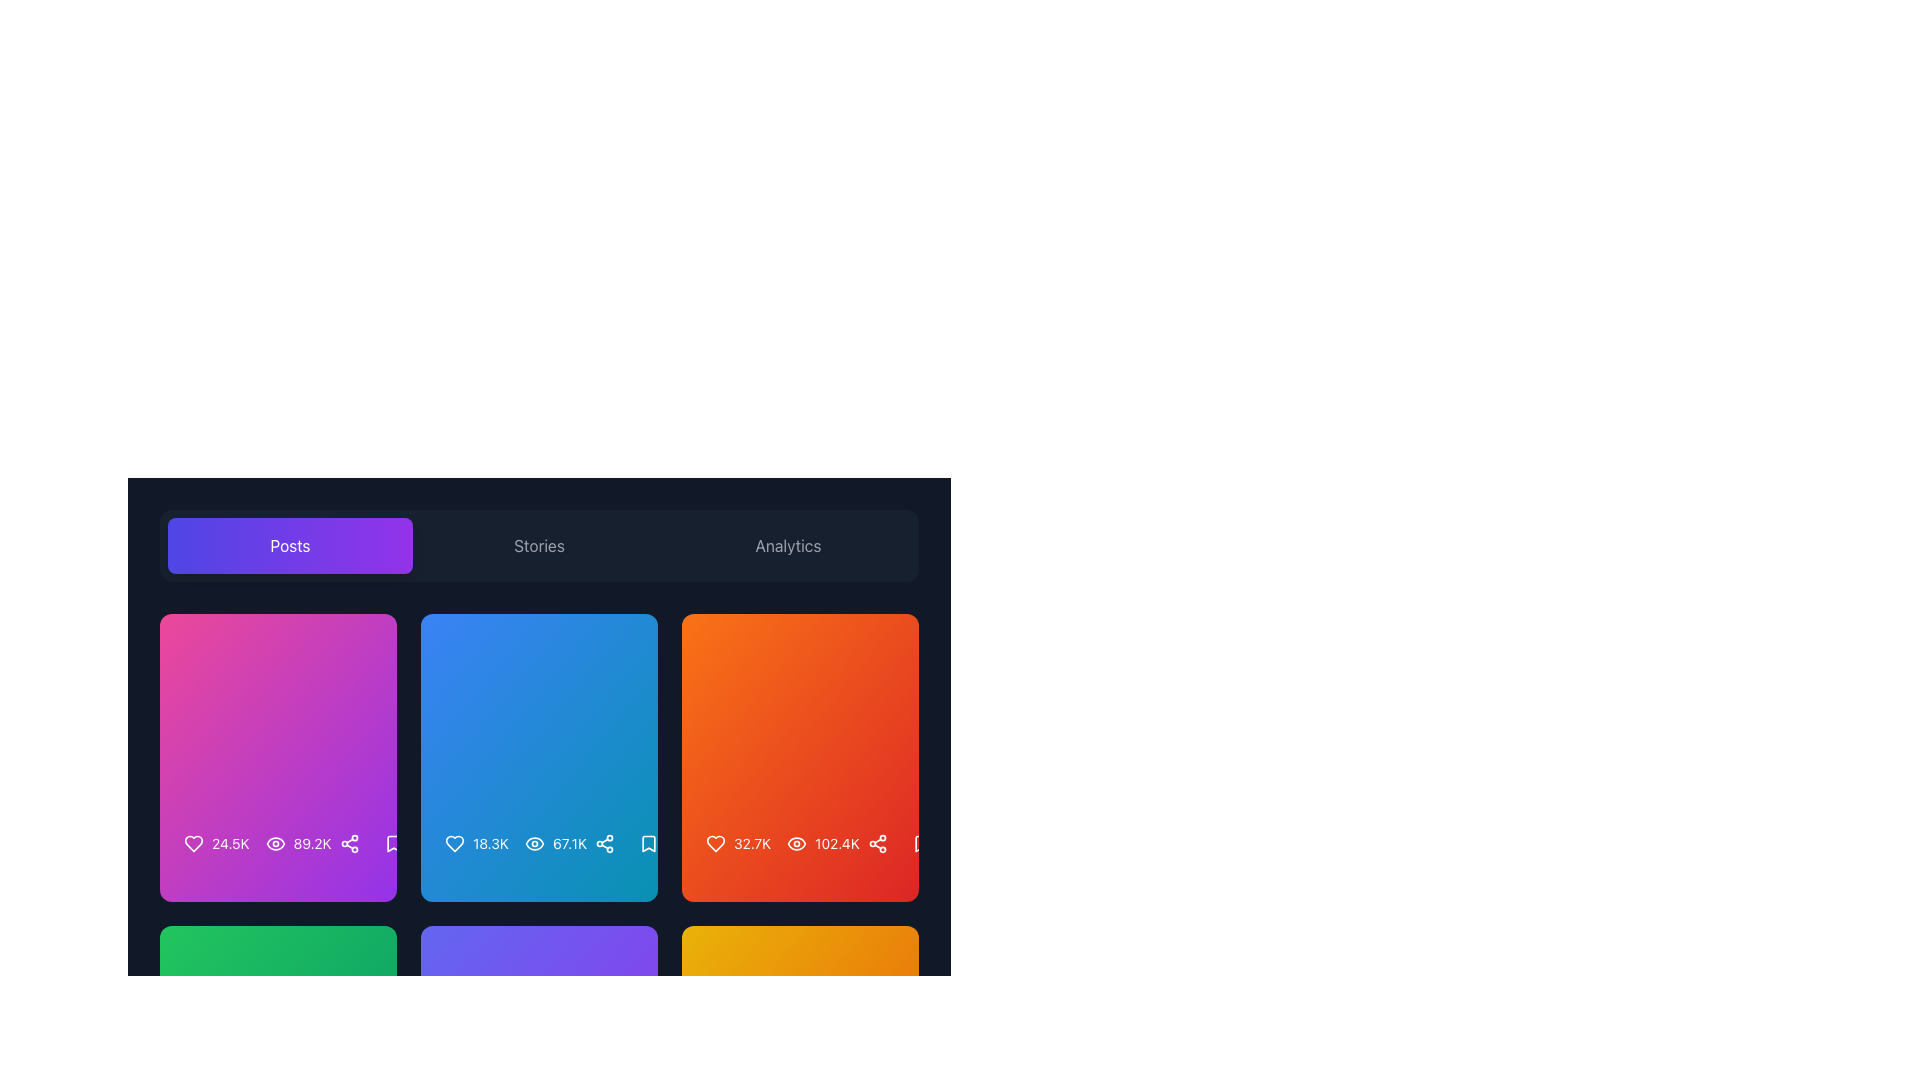  Describe the element at coordinates (837, 844) in the screenshot. I see `the text label displaying the statistic '102.4K', styled in white text, located in the bottom-right section of a card with an orange gradient background, next to an eye icon` at that location.